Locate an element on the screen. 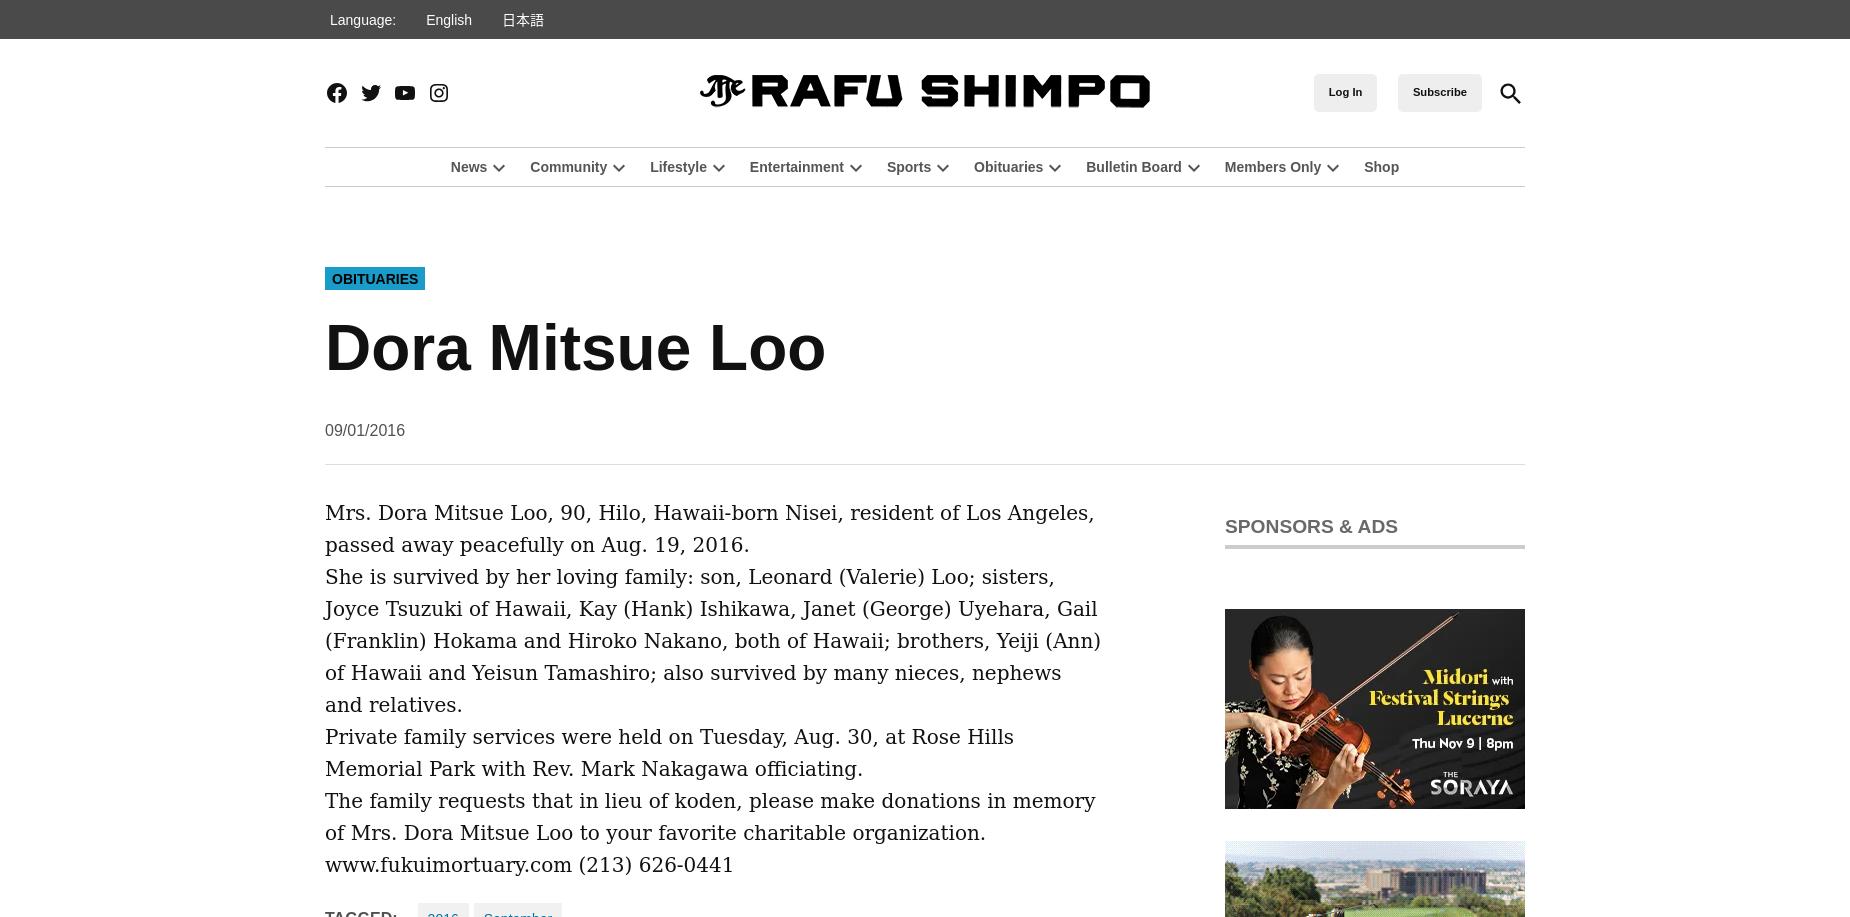 Image resolution: width=1850 pixels, height=917 pixels. 'News' is located at coordinates (448, 165).